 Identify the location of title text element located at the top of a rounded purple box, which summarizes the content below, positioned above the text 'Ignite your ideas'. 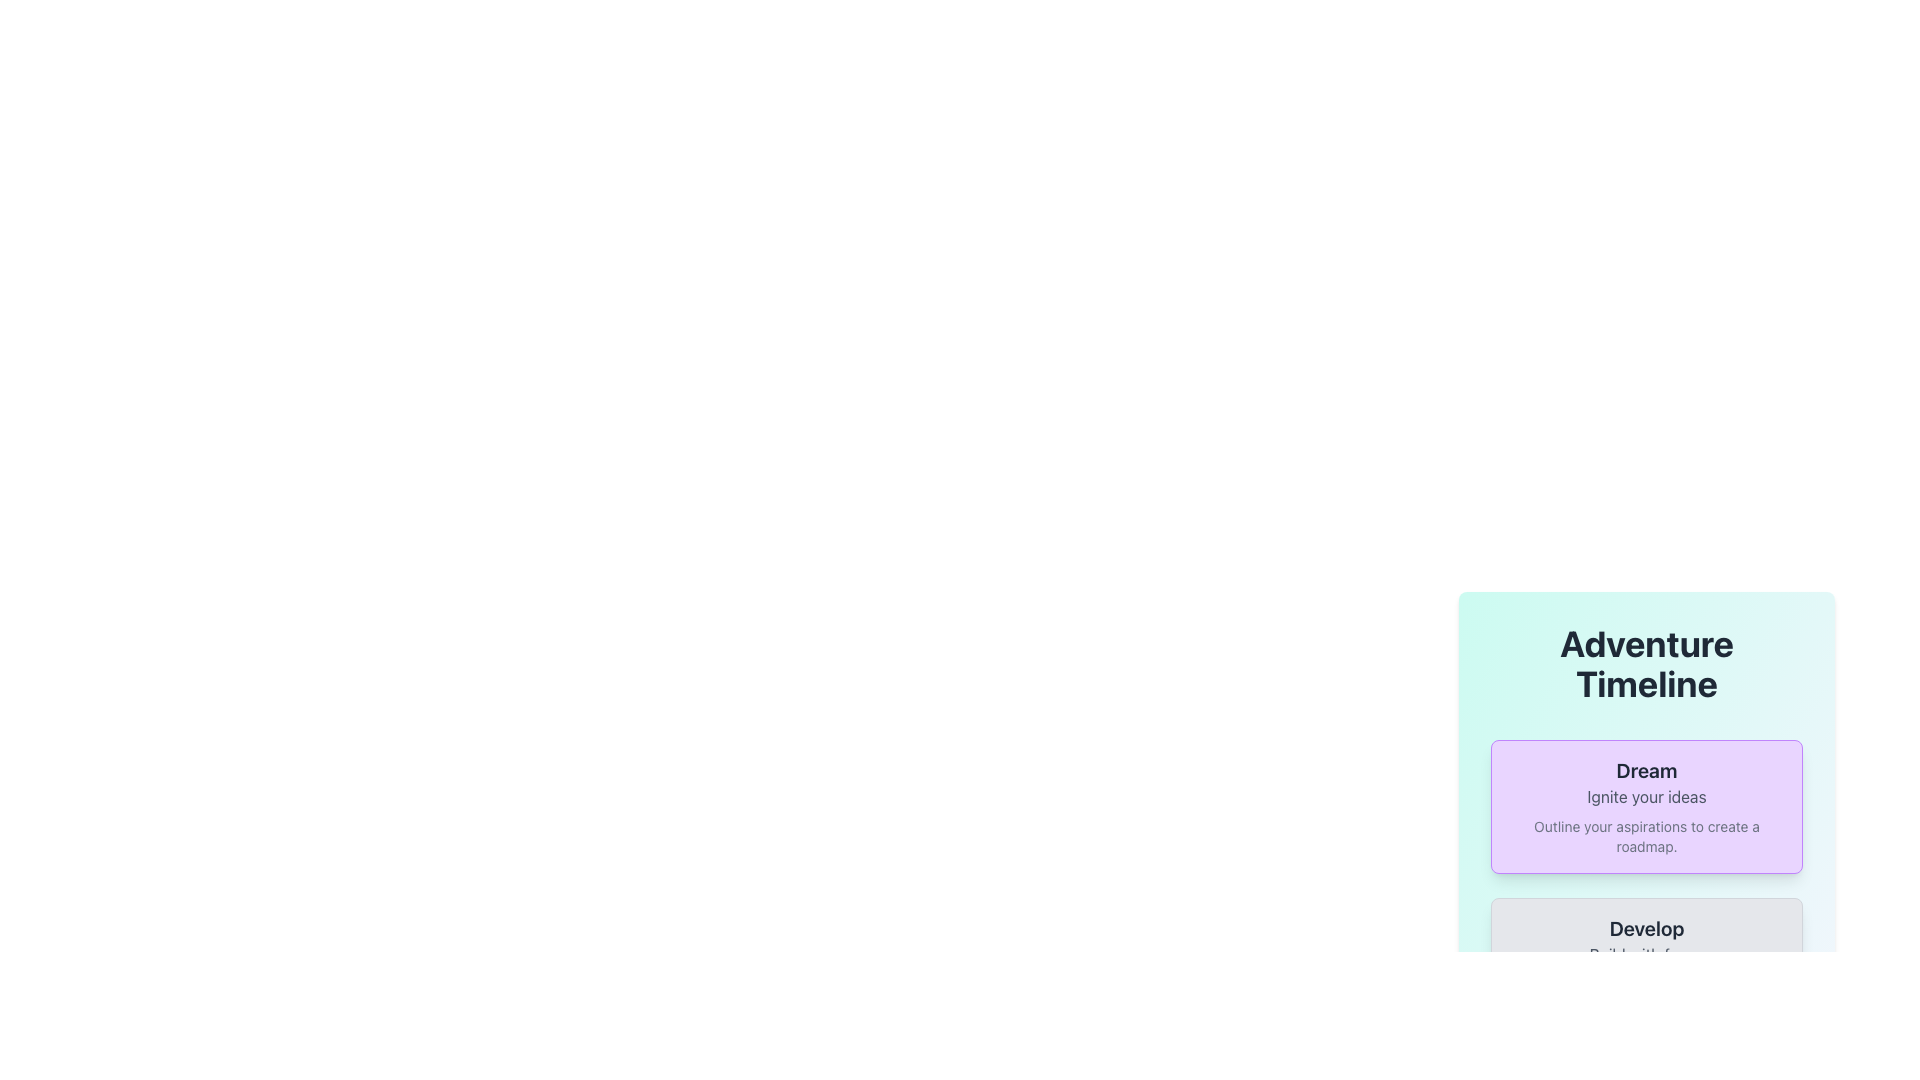
(1646, 770).